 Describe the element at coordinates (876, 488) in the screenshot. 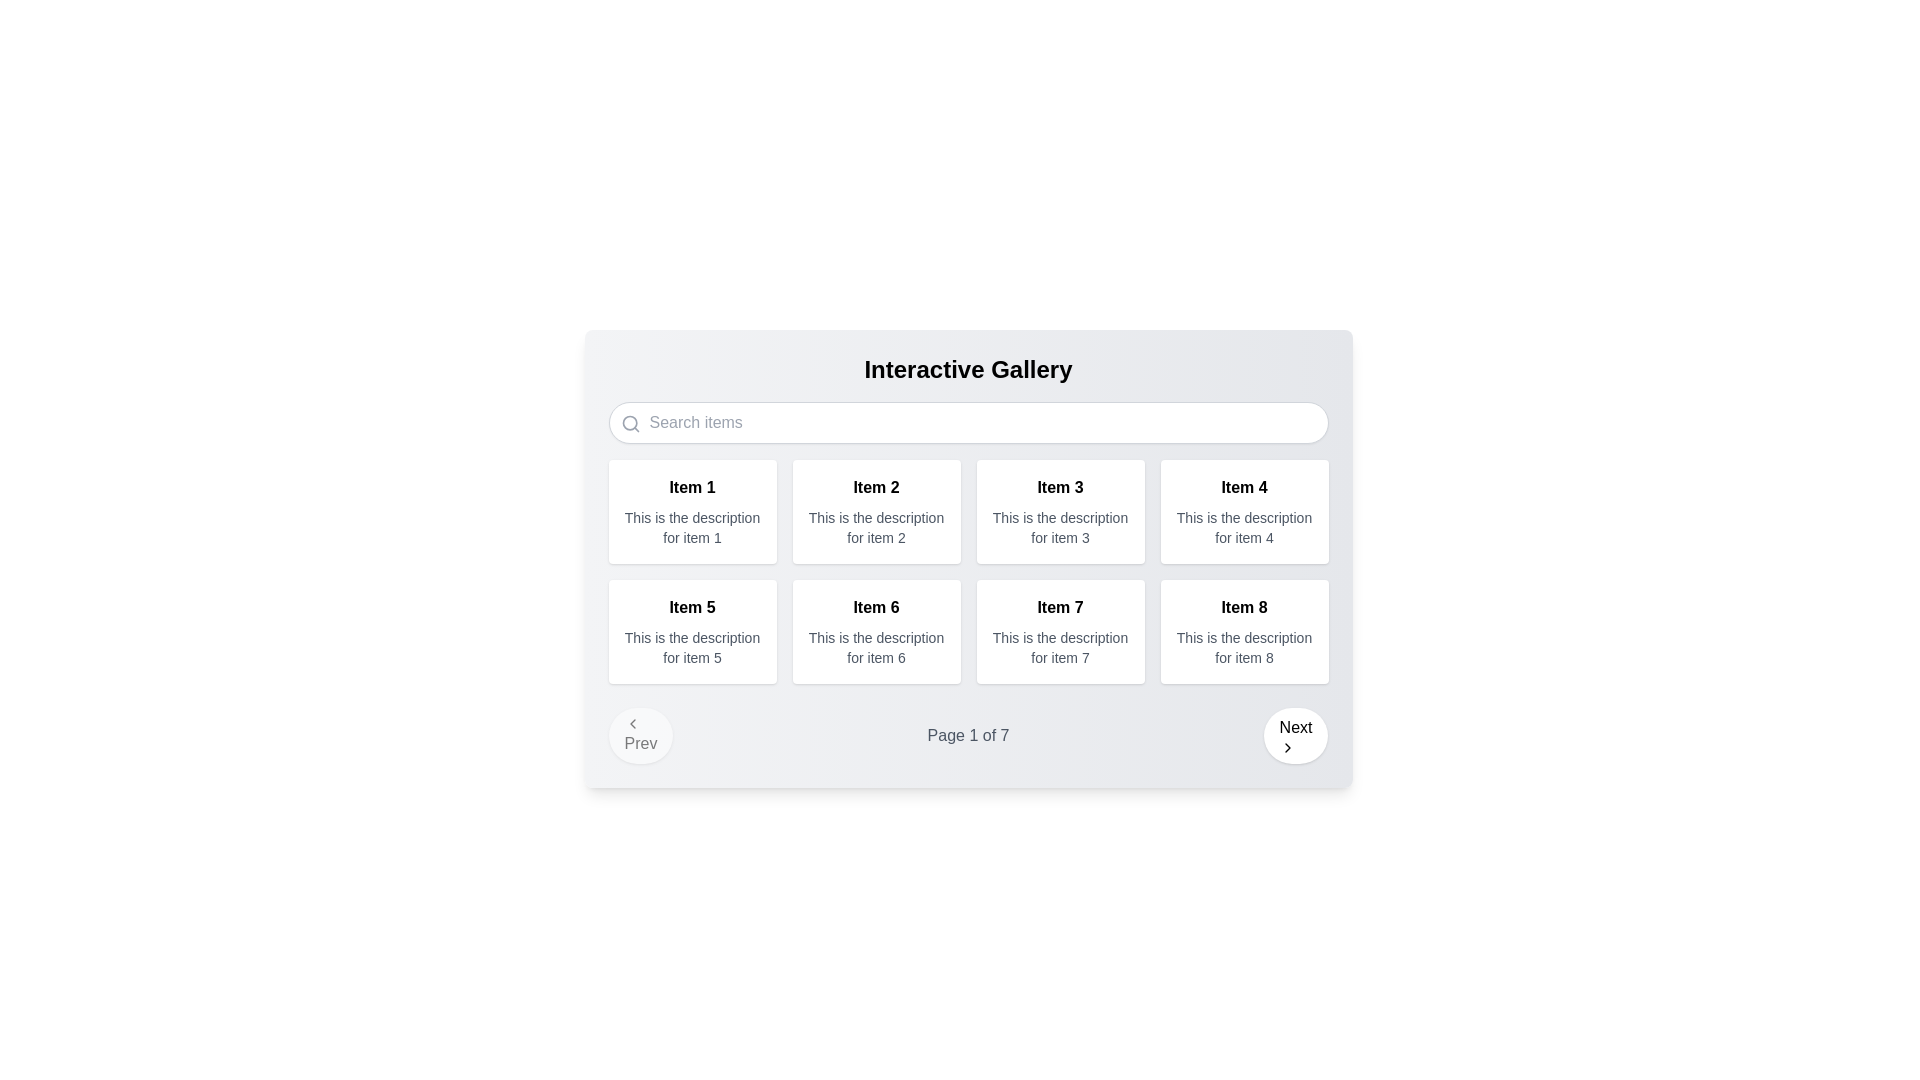

I see `the title Label at the top center of the second card in the gallery's top row, which serves as an identifier for the associated item` at that location.